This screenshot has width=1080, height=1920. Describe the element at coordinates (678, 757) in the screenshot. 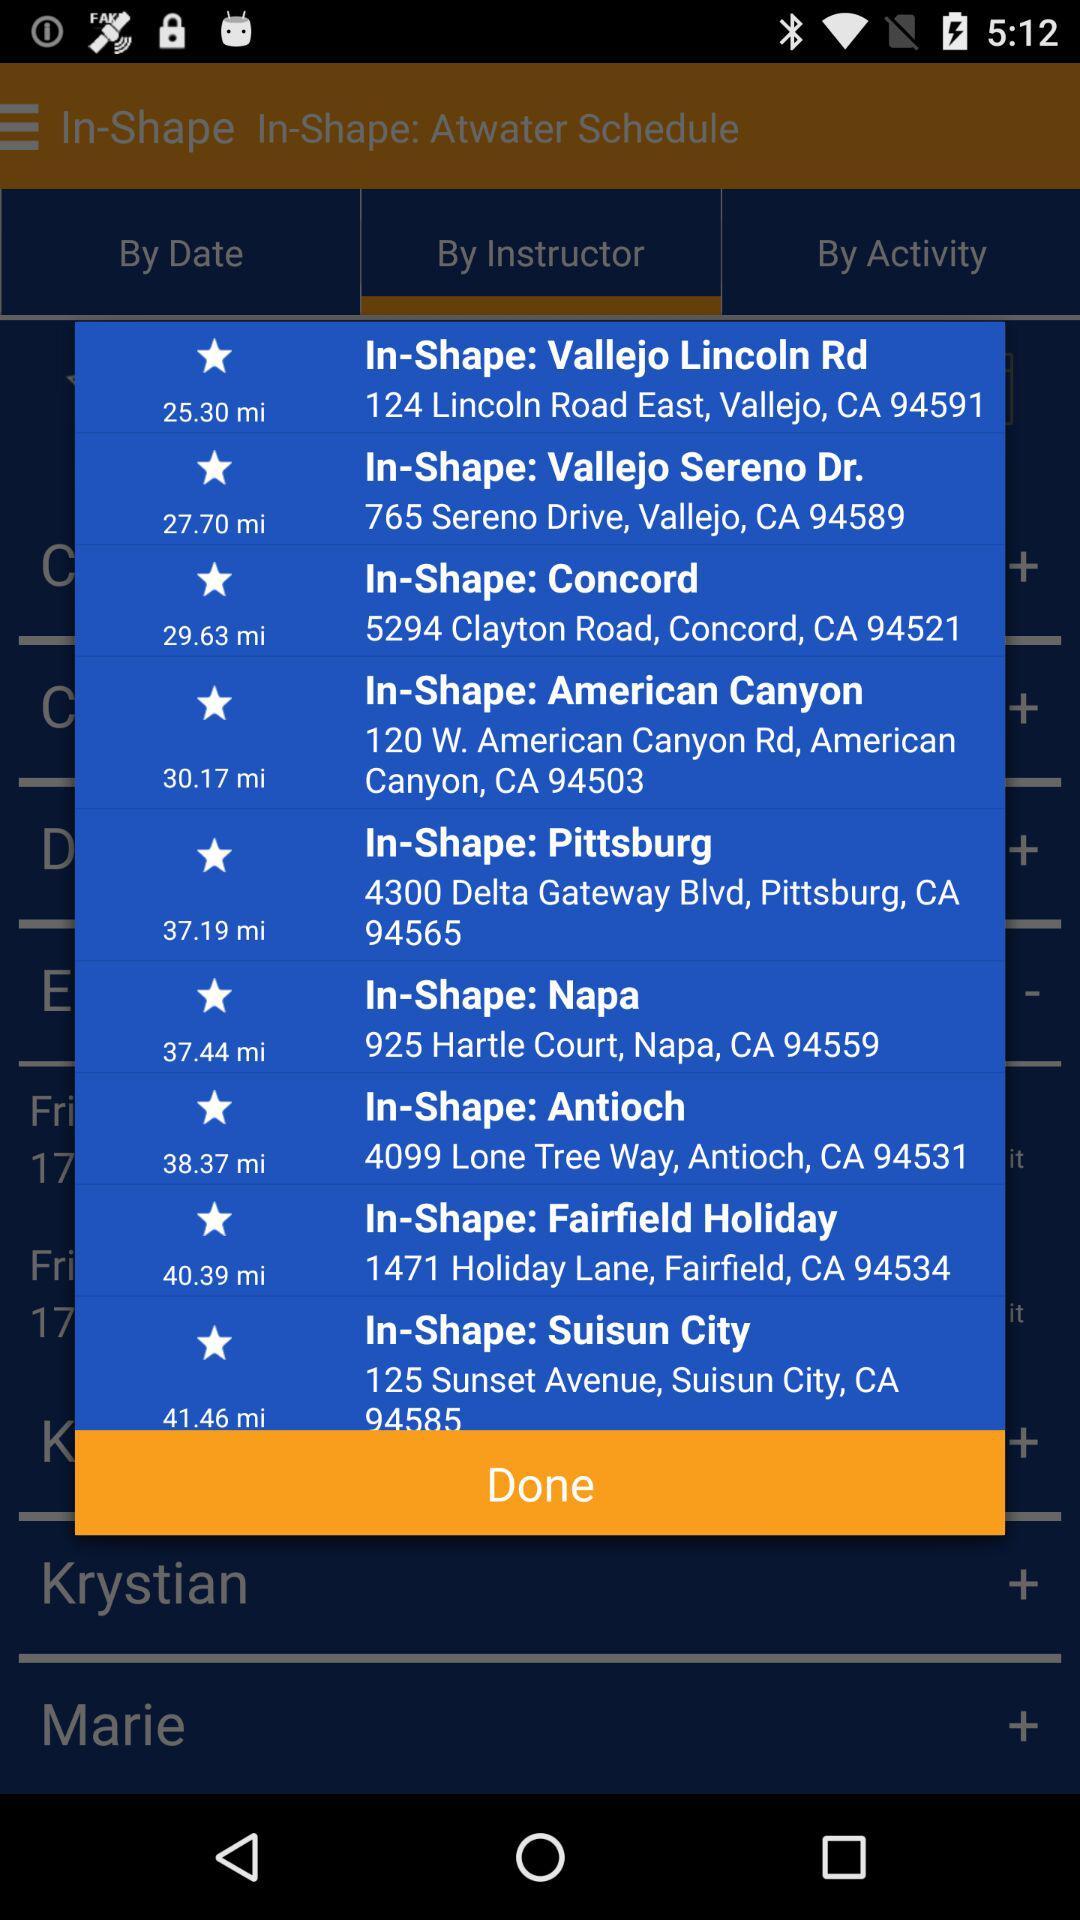

I see `the 120 w american` at that location.